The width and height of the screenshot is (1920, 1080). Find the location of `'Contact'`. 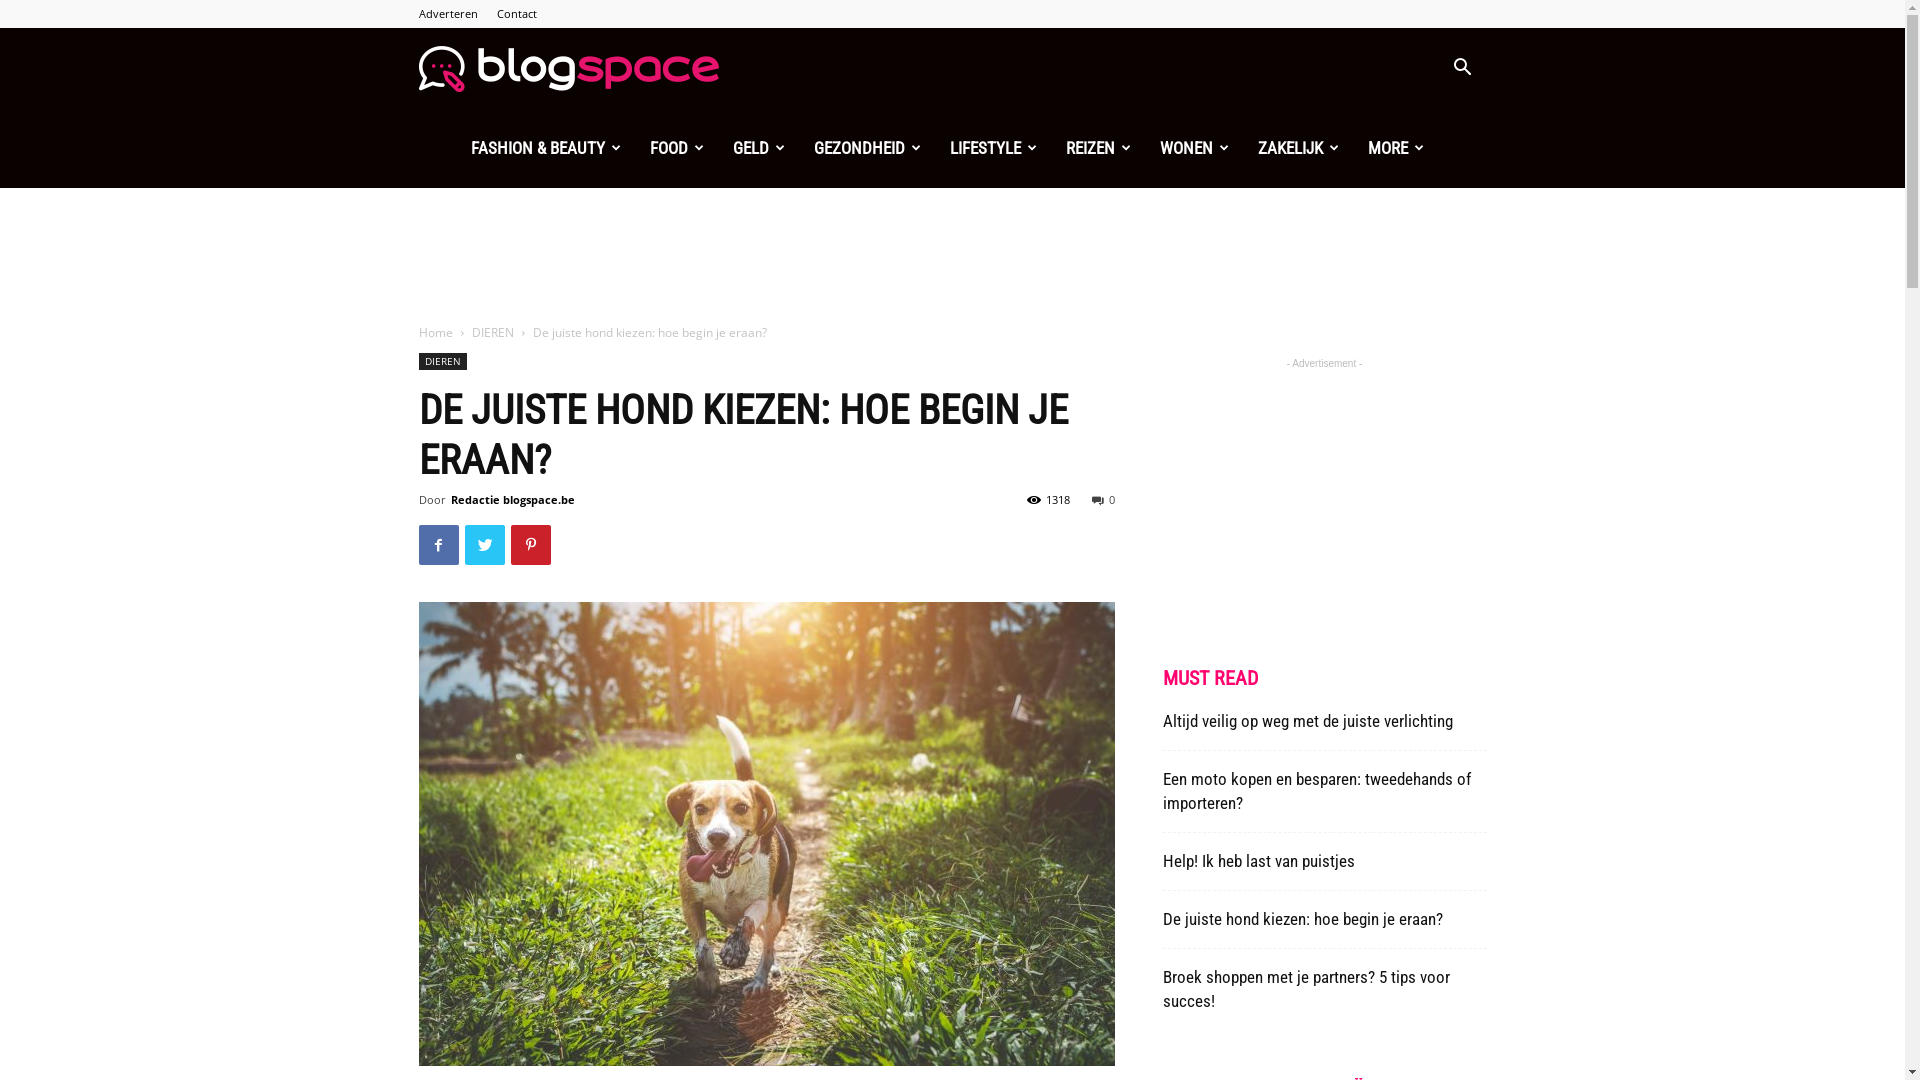

'Contact' is located at coordinates (516, 13).